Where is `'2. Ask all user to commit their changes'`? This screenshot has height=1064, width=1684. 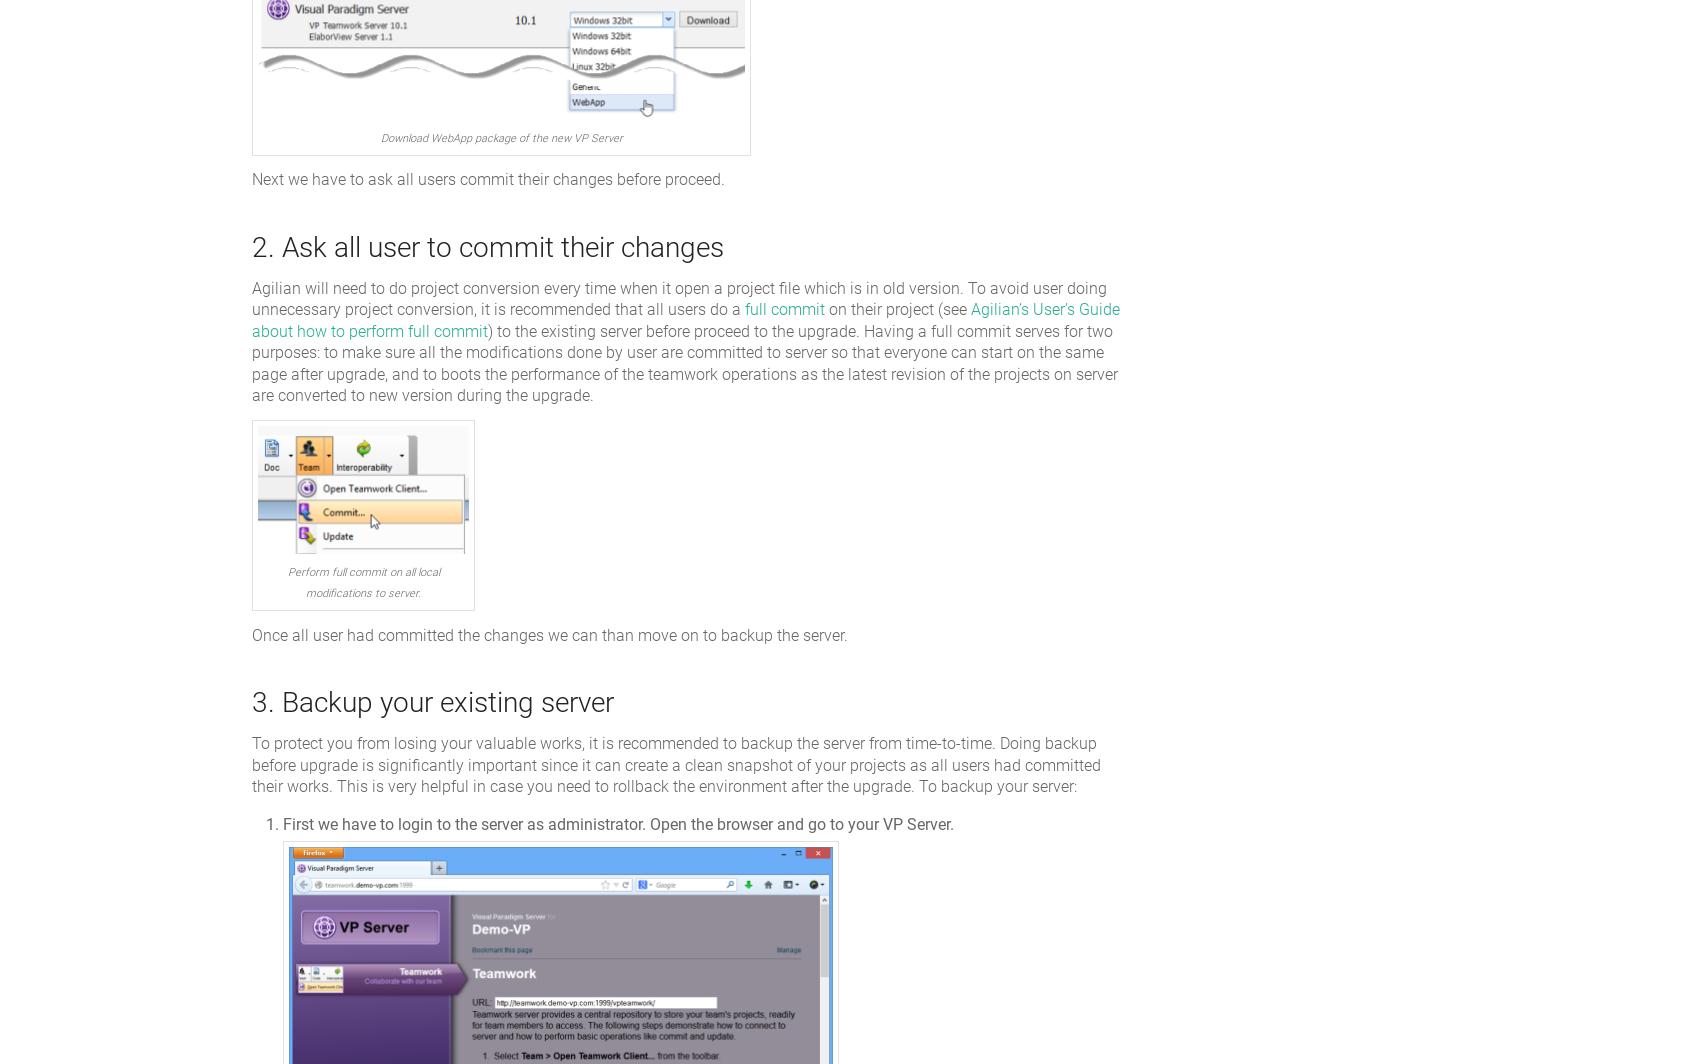
'2. Ask all user to commit their changes' is located at coordinates (487, 246).